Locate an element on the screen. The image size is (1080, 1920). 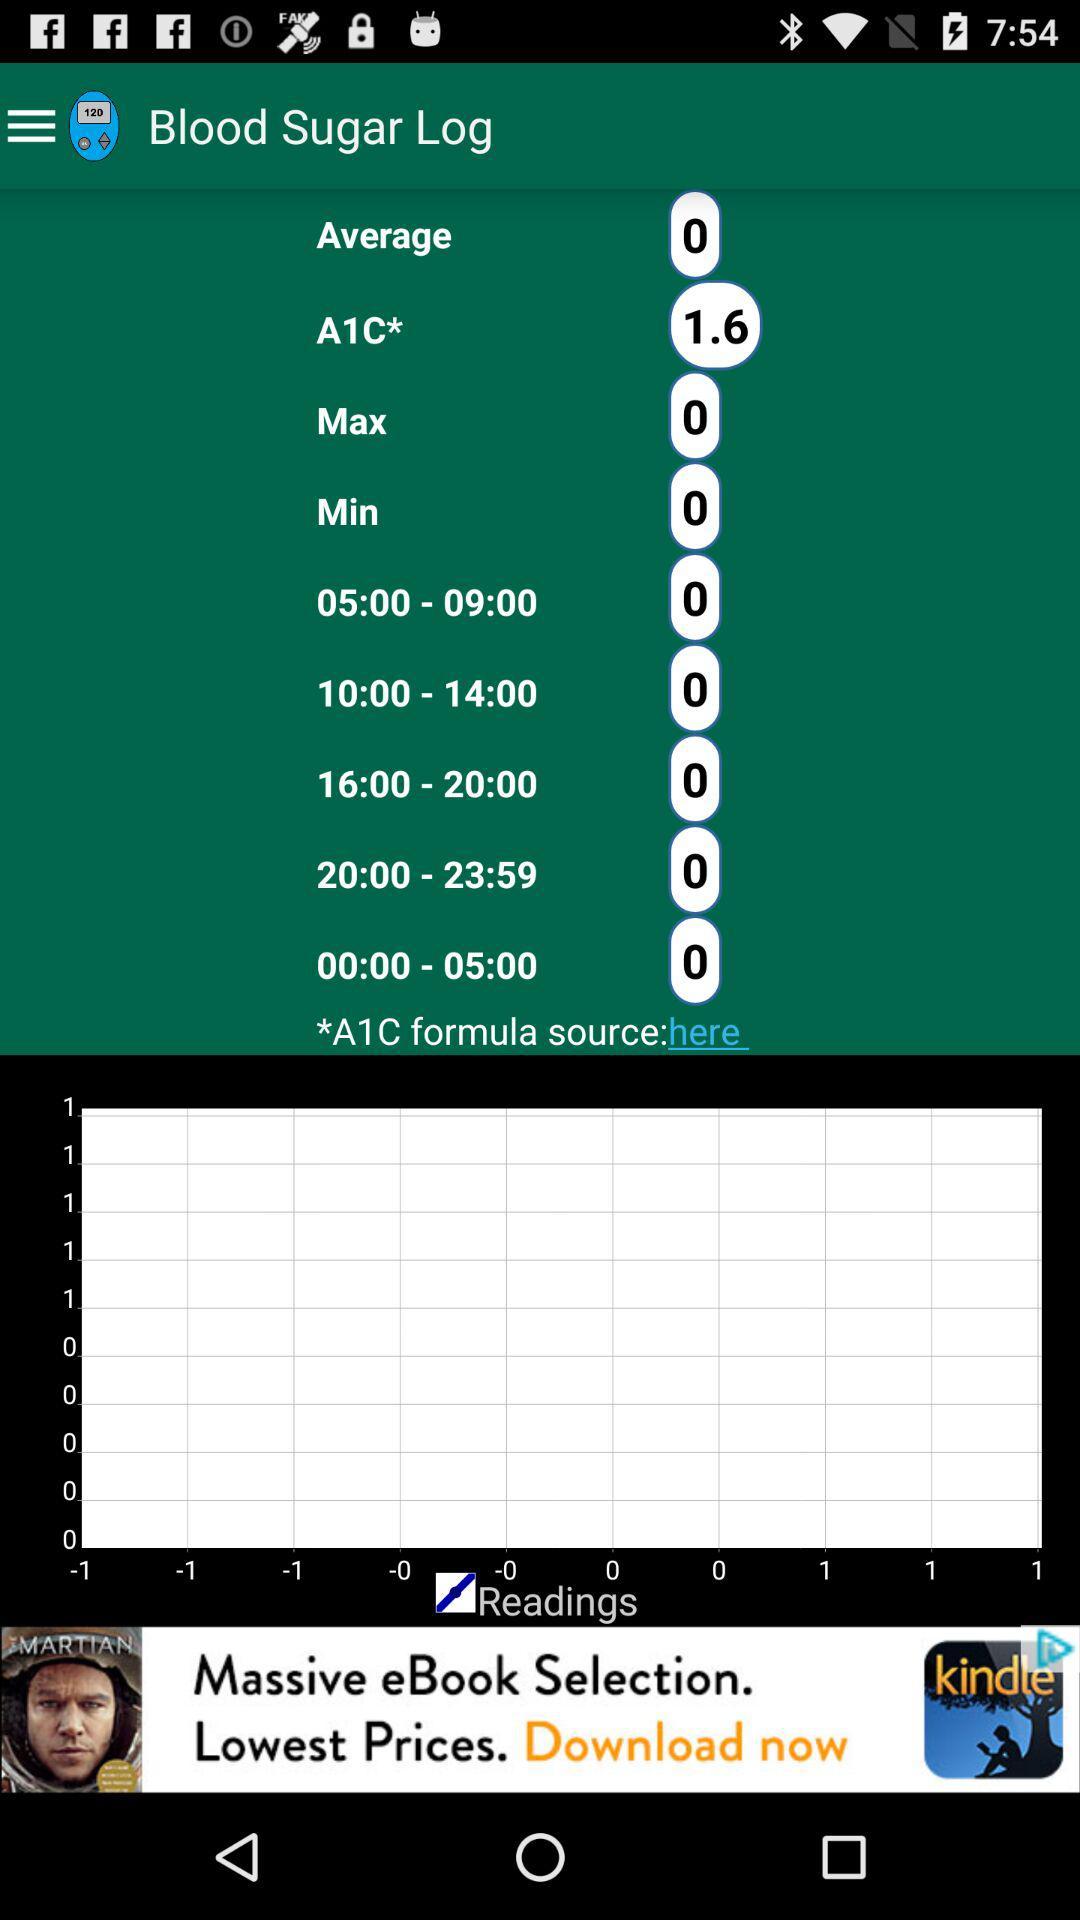
the second 0 above blue color text is located at coordinates (693, 869).